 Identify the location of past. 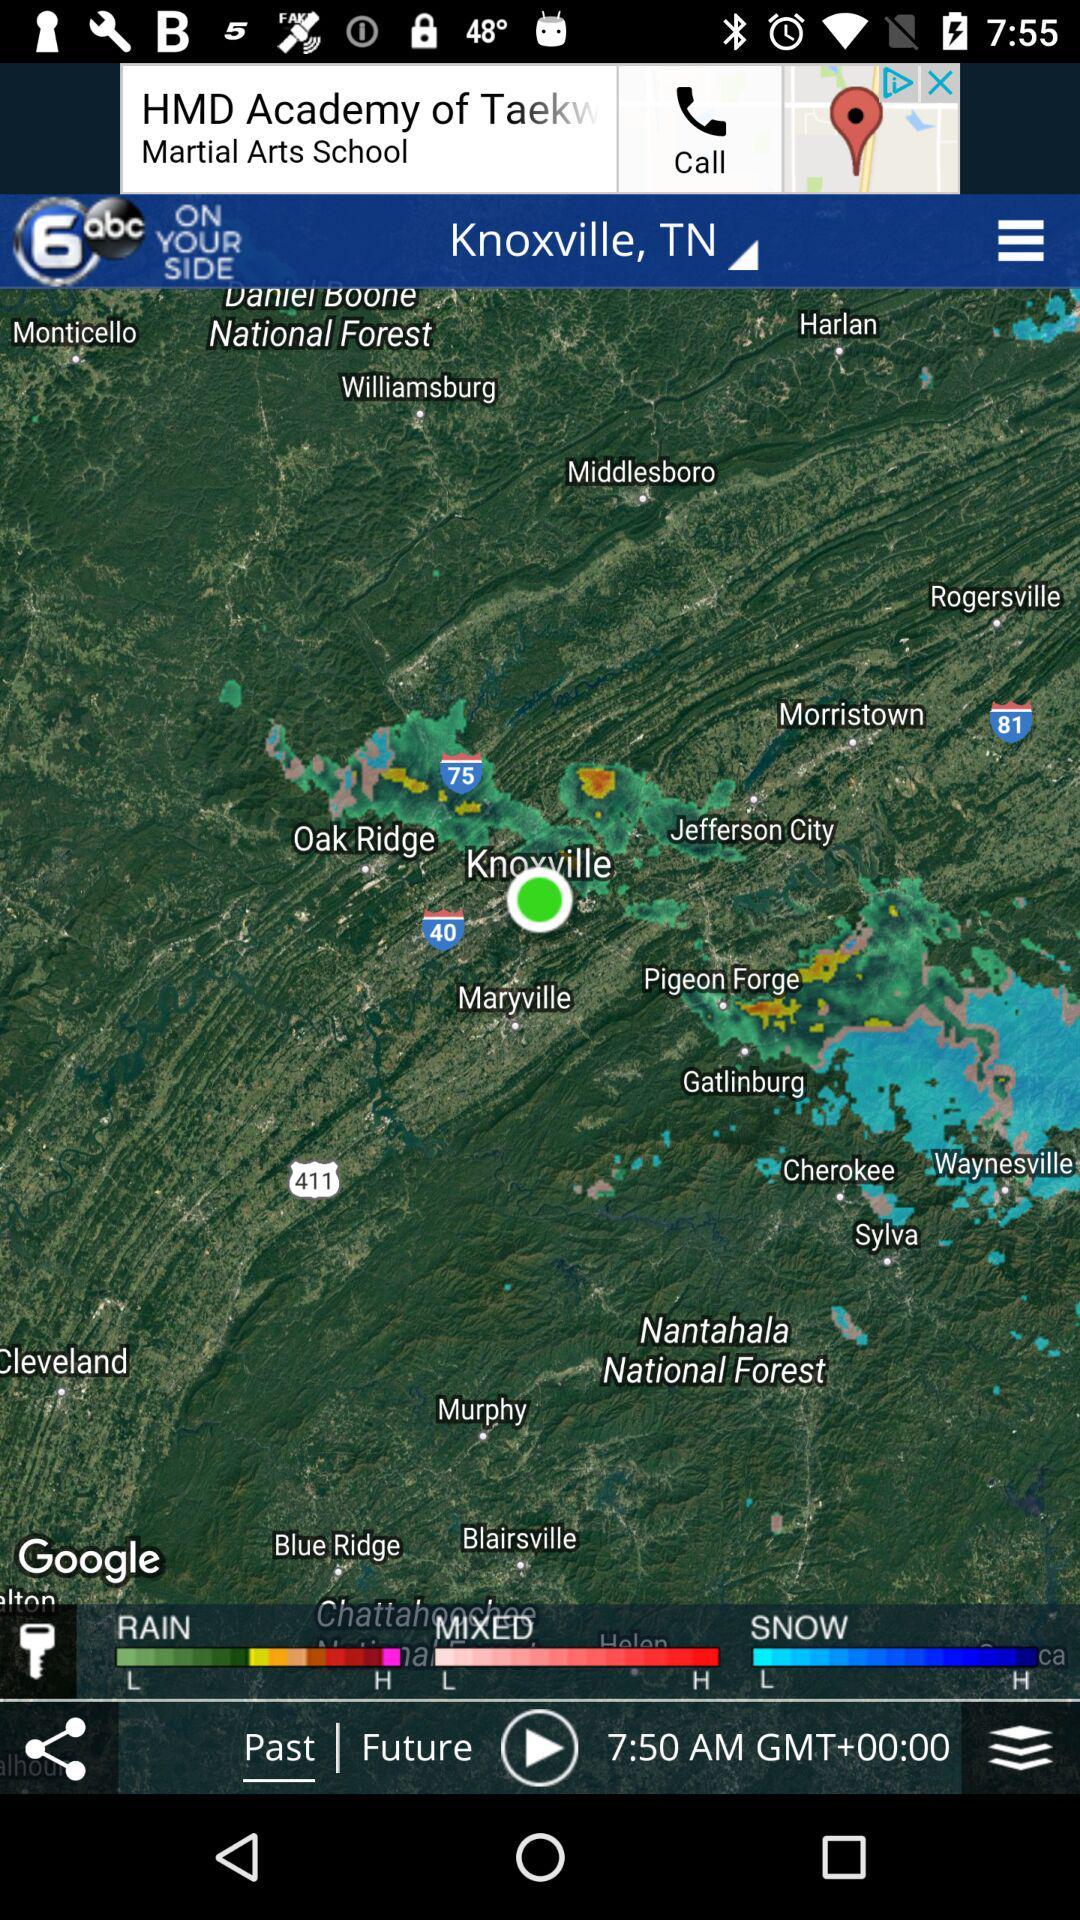
(278, 1746).